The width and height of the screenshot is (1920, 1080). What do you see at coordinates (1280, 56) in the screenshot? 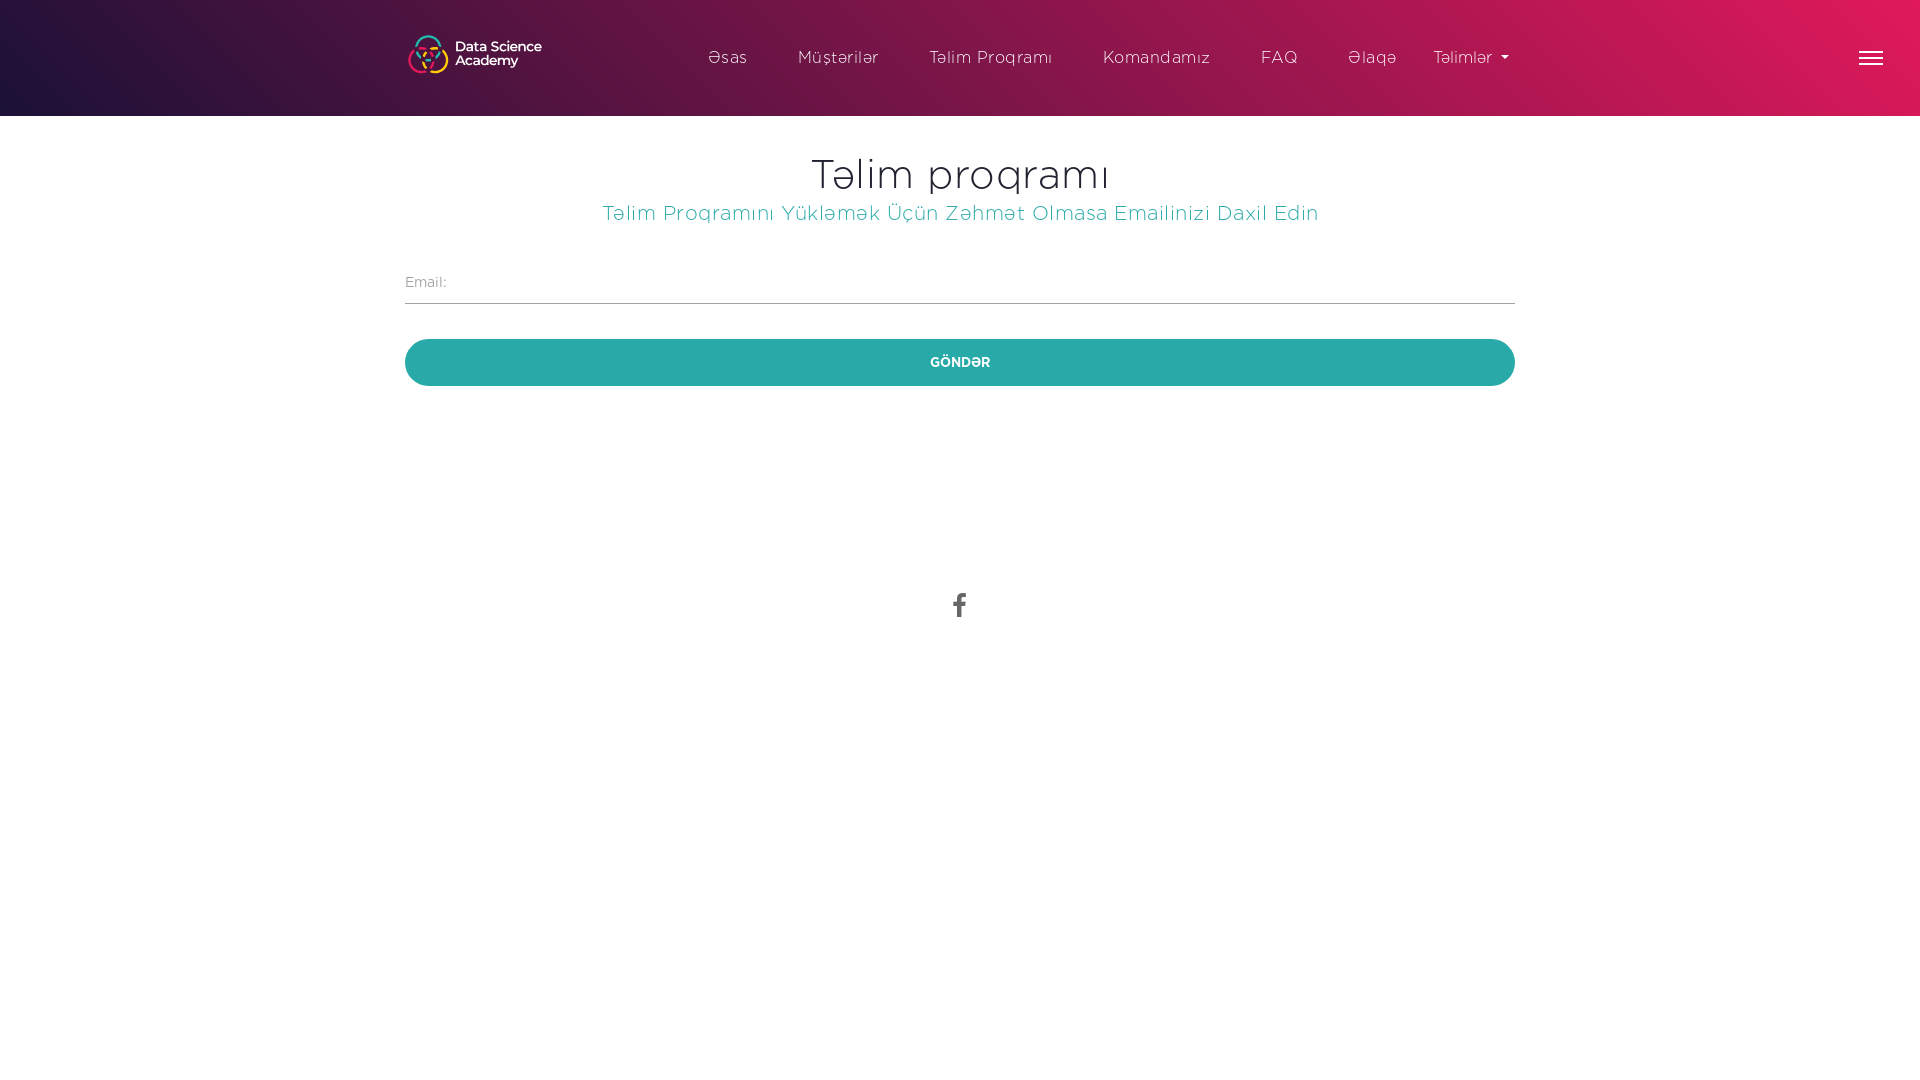
I see `'FAQ'` at bounding box center [1280, 56].